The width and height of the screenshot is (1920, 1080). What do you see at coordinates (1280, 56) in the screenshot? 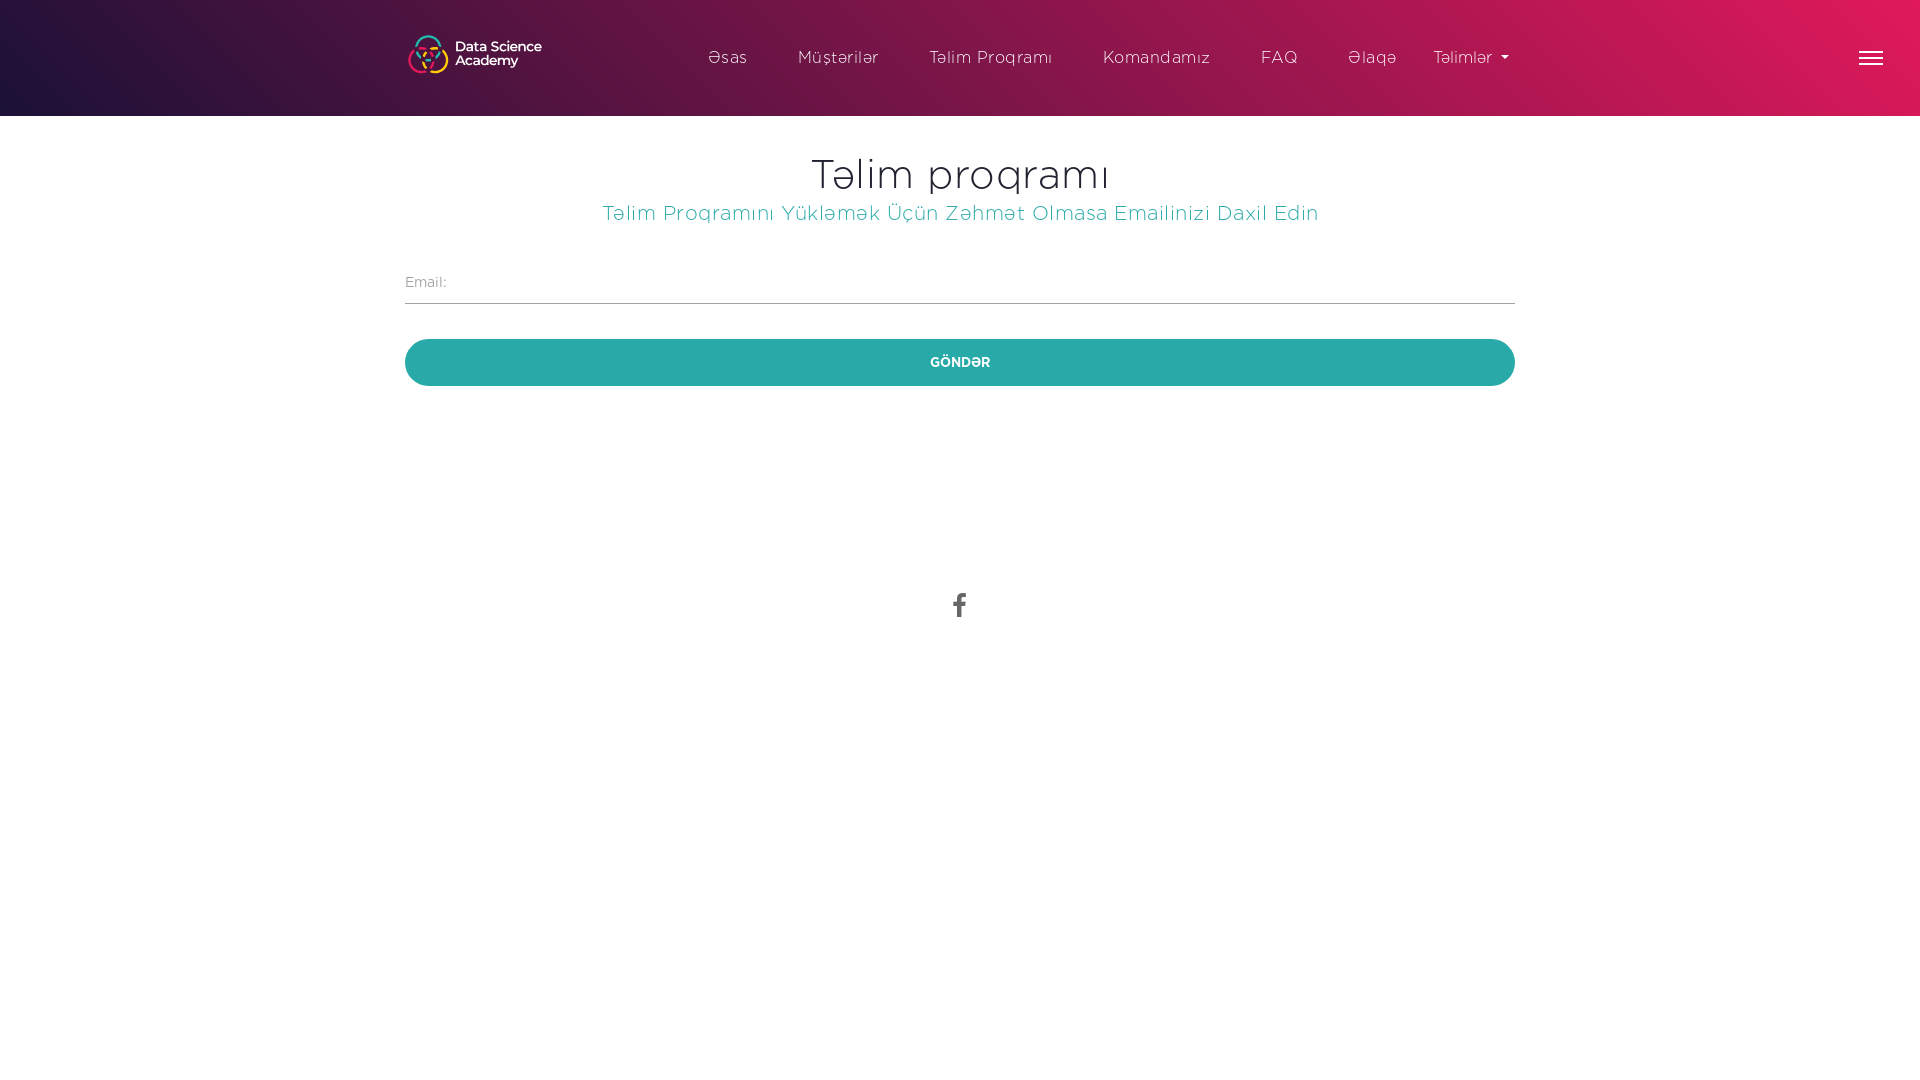
I see `'FAQ'` at bounding box center [1280, 56].